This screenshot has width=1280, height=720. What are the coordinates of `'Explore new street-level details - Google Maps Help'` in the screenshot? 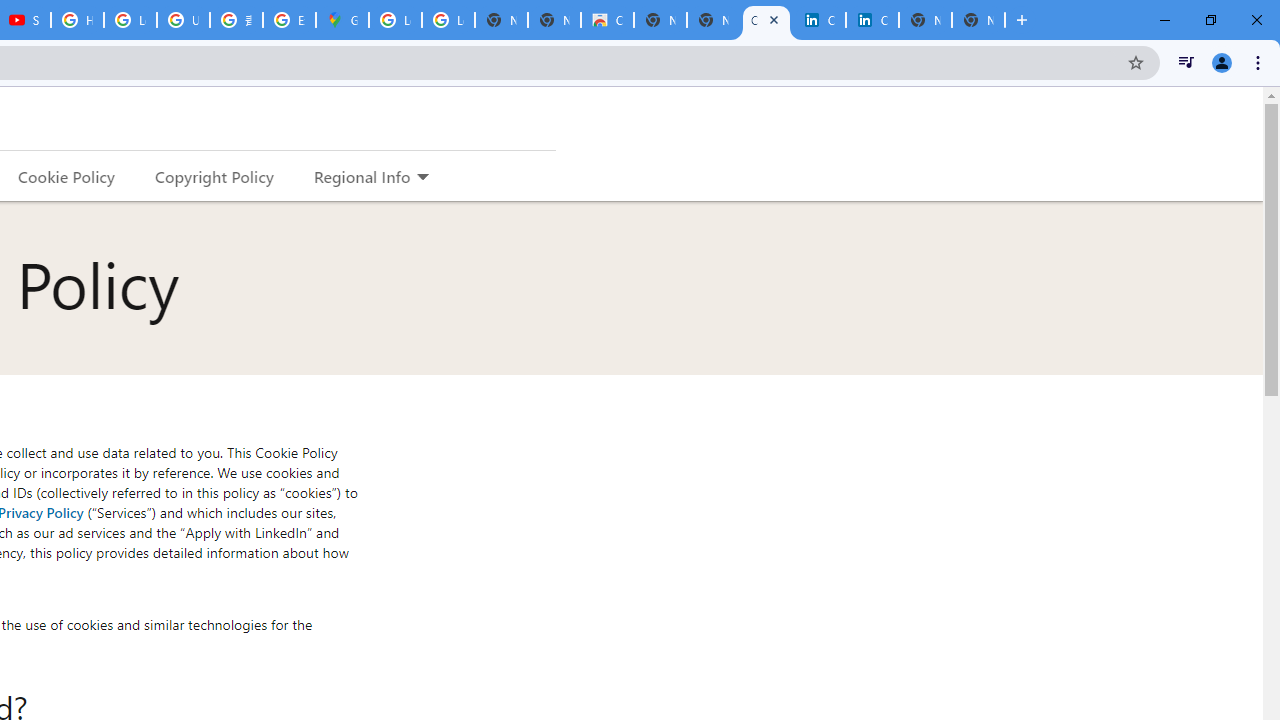 It's located at (288, 20).